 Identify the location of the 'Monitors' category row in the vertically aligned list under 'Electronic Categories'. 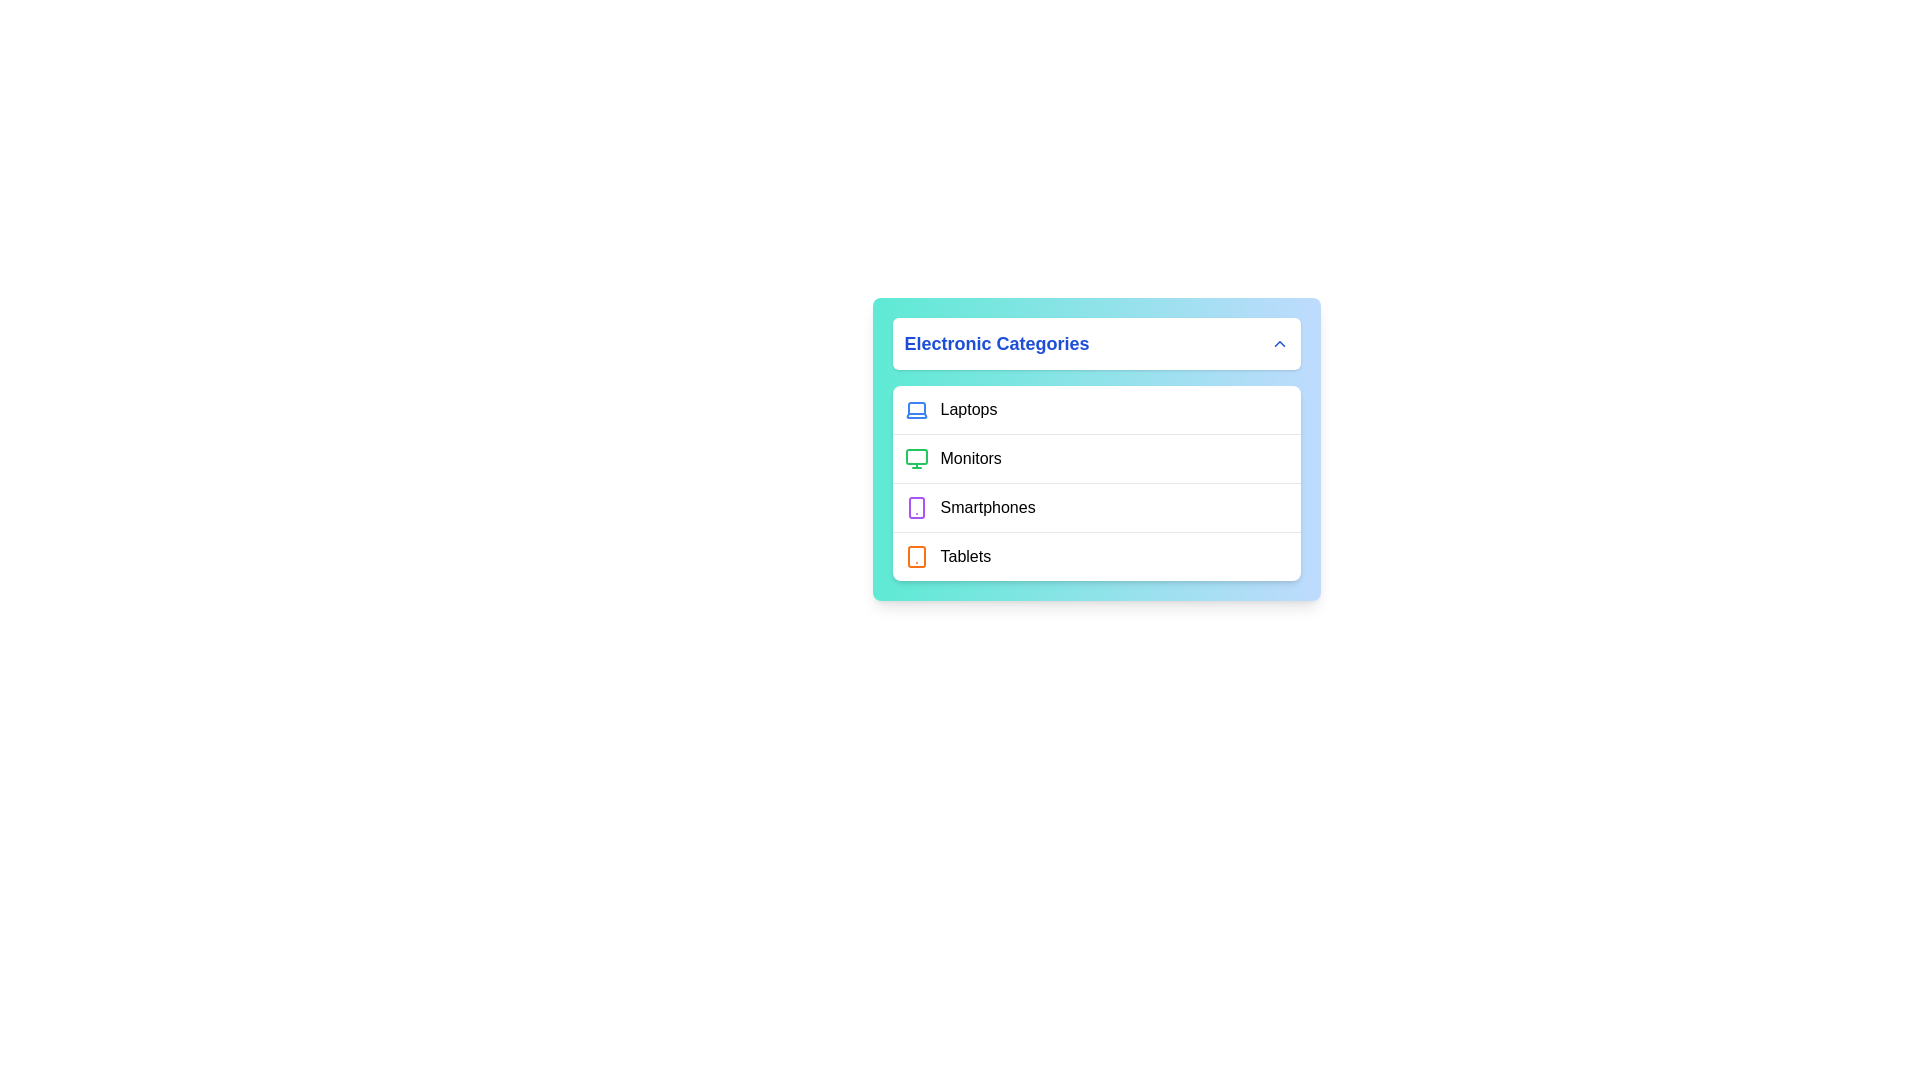
(1095, 448).